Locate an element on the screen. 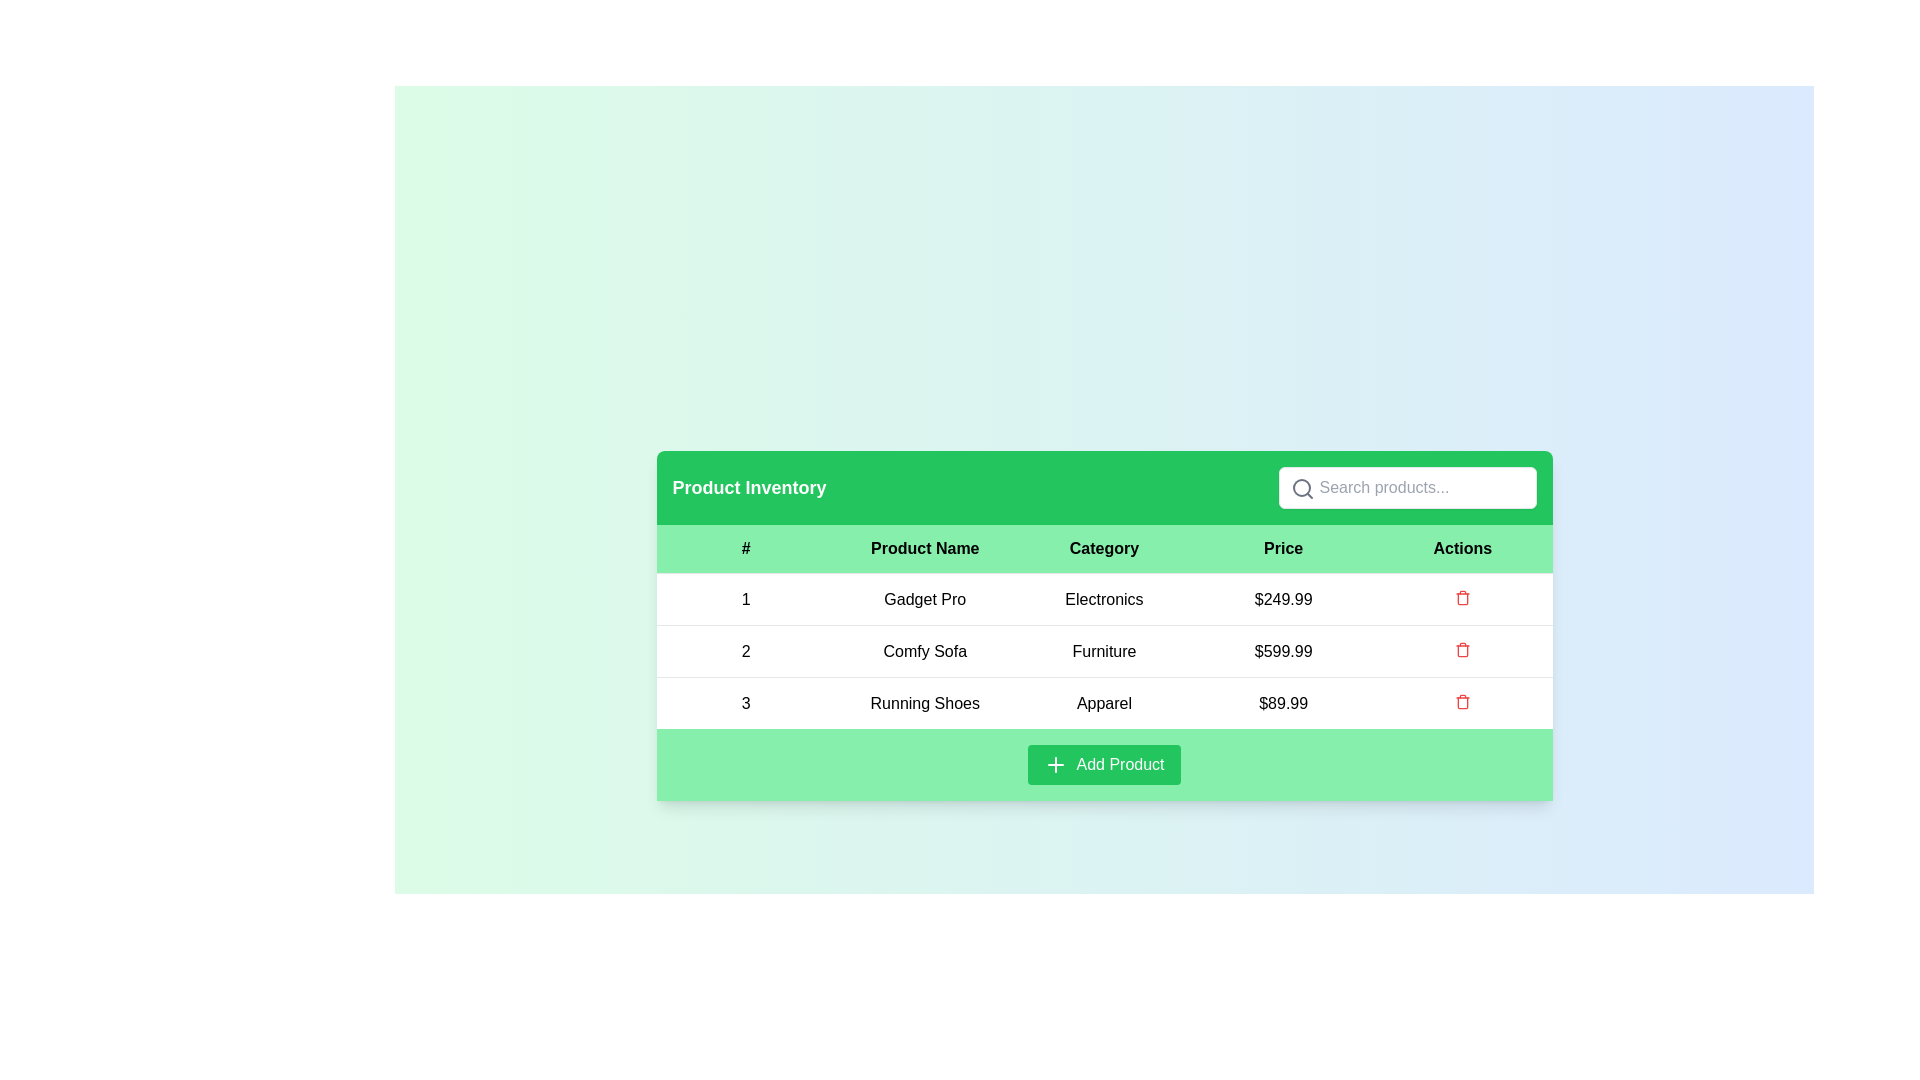 The image size is (1920, 1080). the text input field for searching products, which is styled with a border and rounded corners, located on the right side of the 'Product Inventory' header is located at coordinates (1406, 488).